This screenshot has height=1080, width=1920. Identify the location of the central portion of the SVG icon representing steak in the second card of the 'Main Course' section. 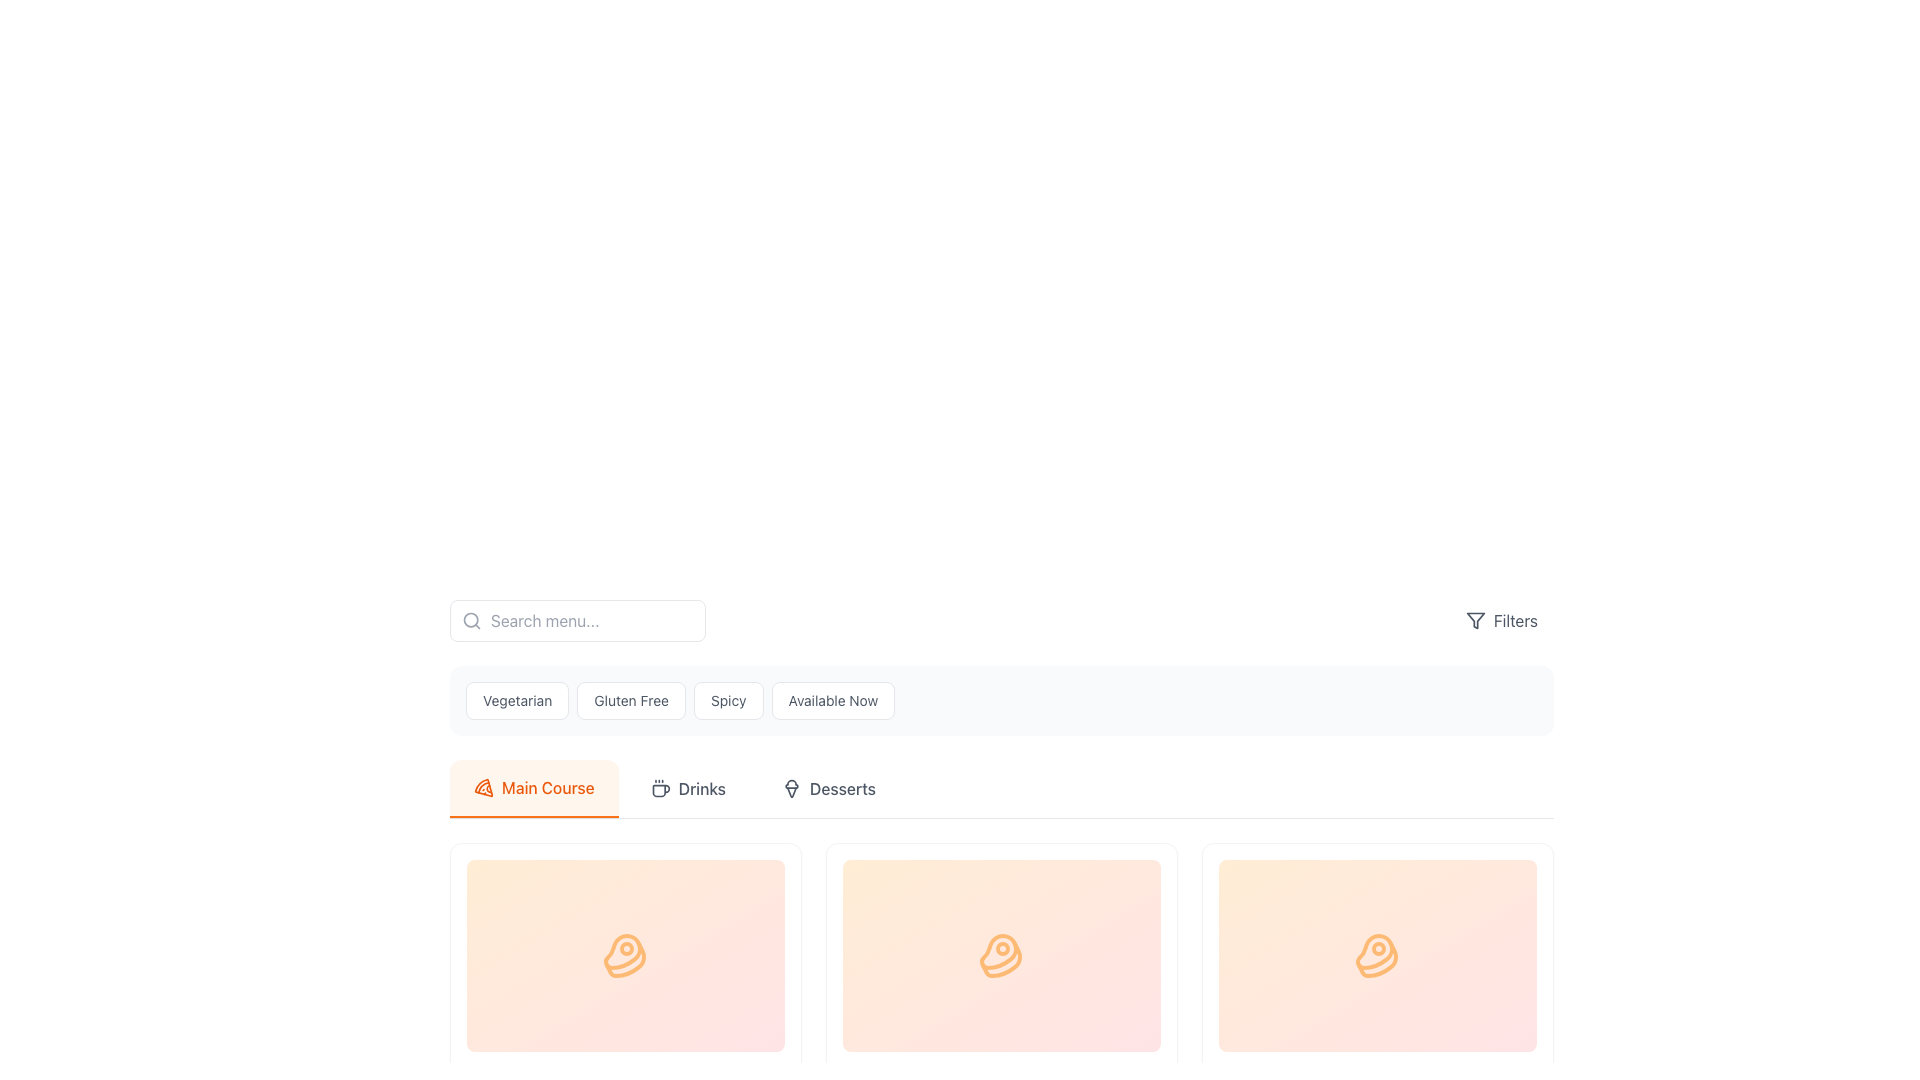
(1373, 951).